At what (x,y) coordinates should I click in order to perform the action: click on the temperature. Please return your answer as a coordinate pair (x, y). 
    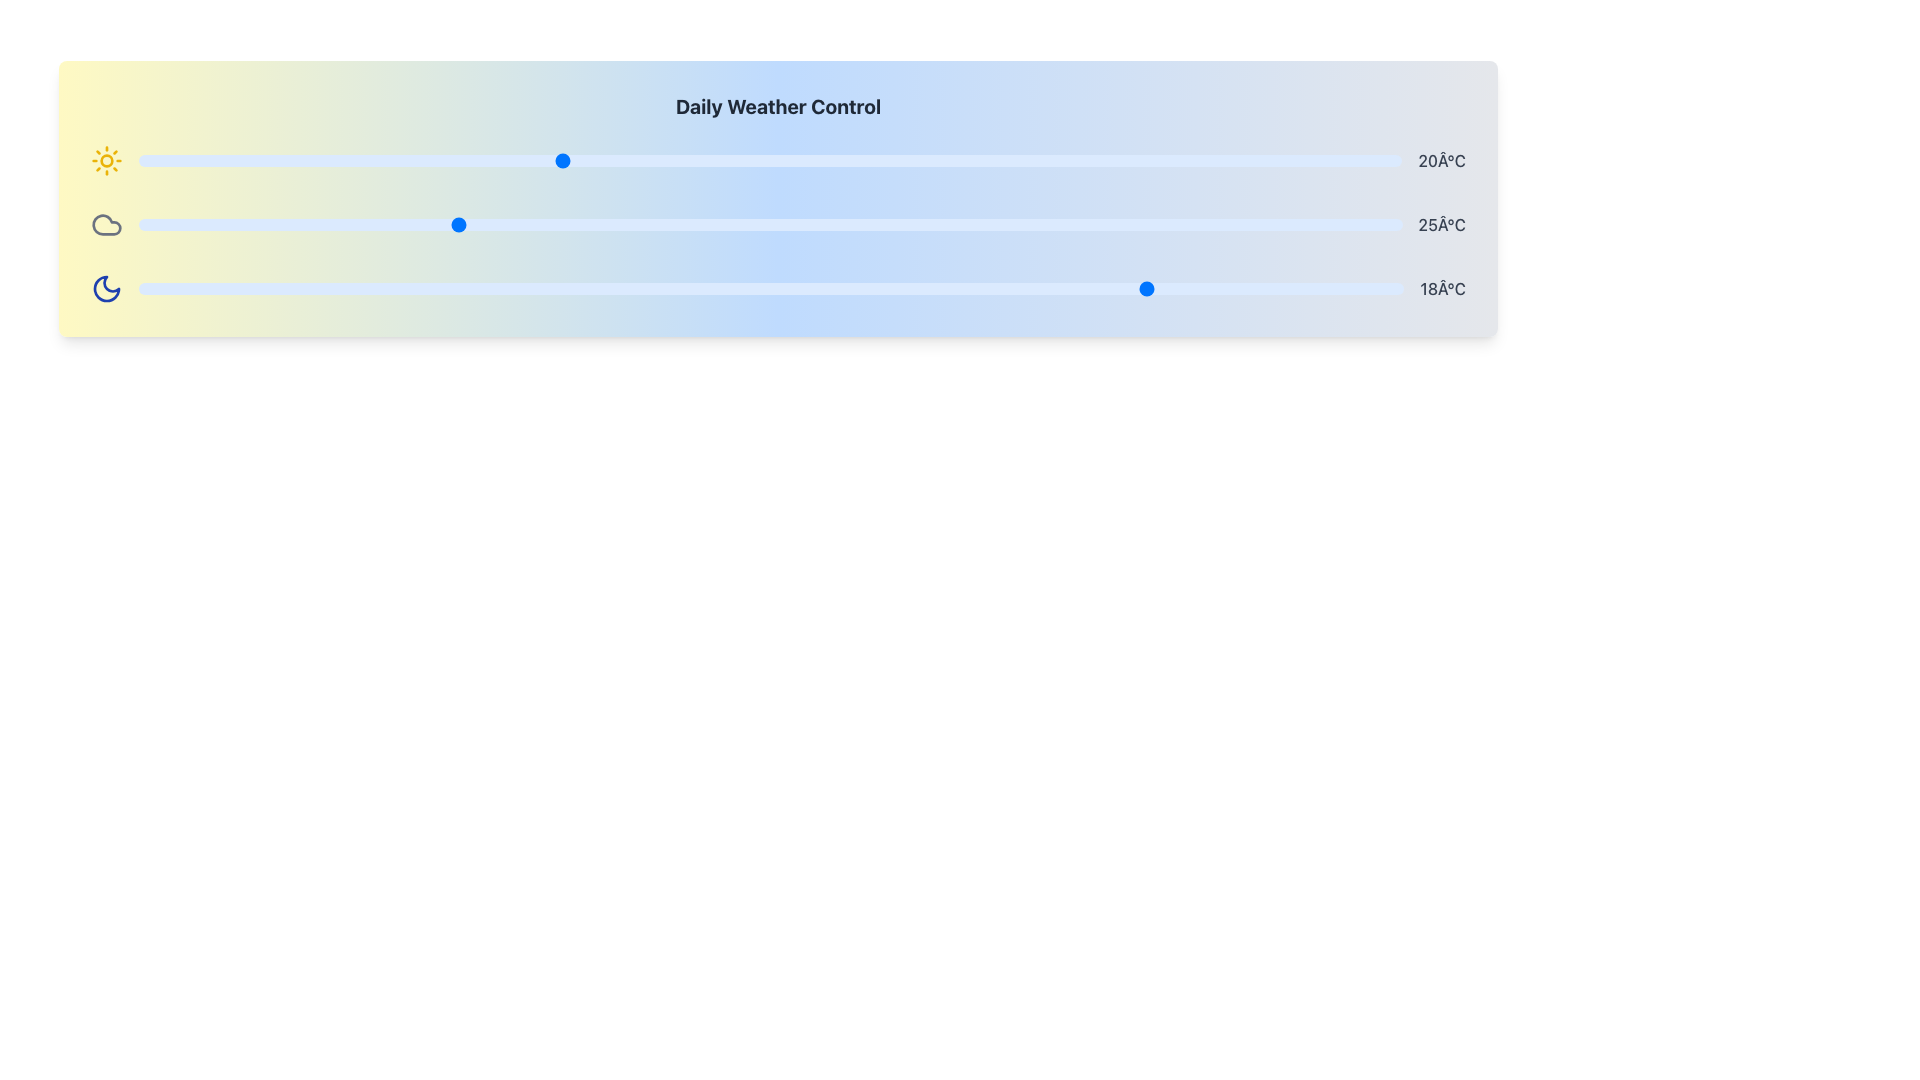
    Looking at the image, I should click on (1023, 224).